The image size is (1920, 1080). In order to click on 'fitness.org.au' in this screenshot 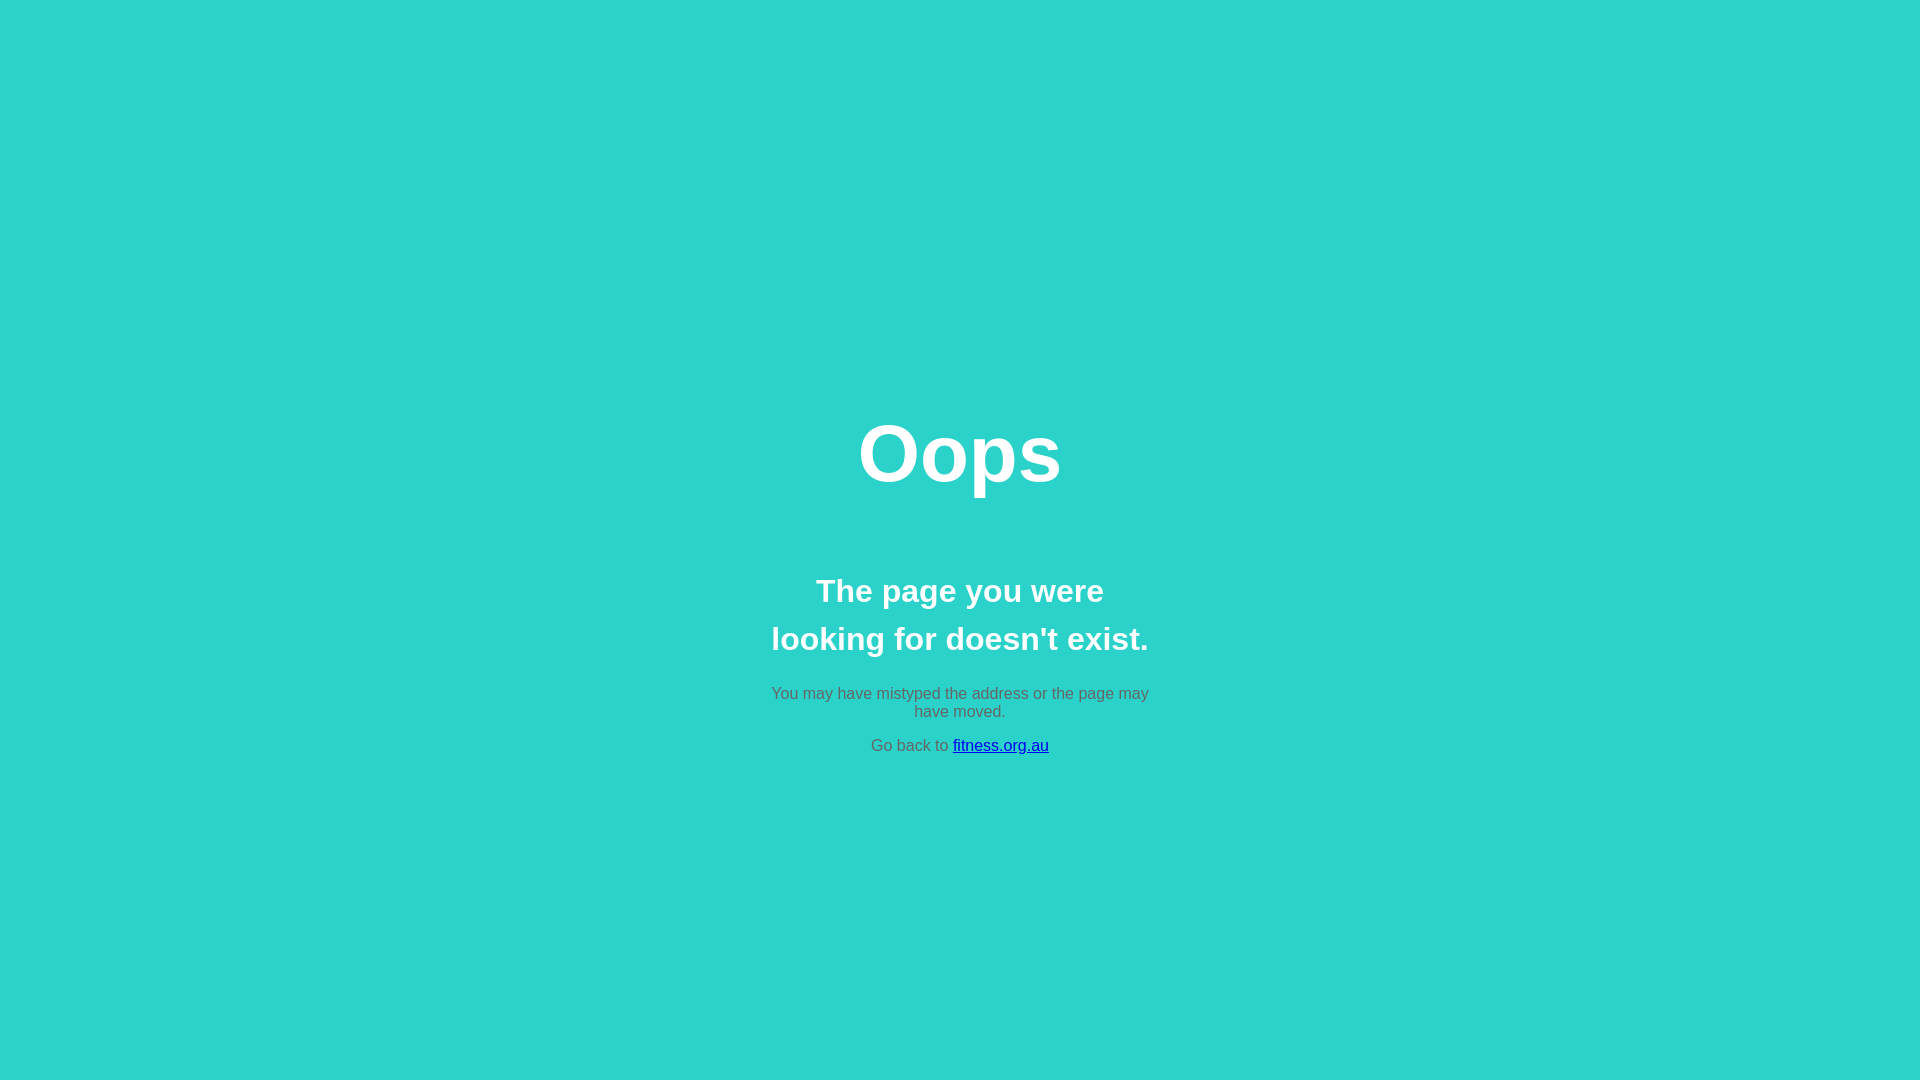, I will do `click(952, 745)`.